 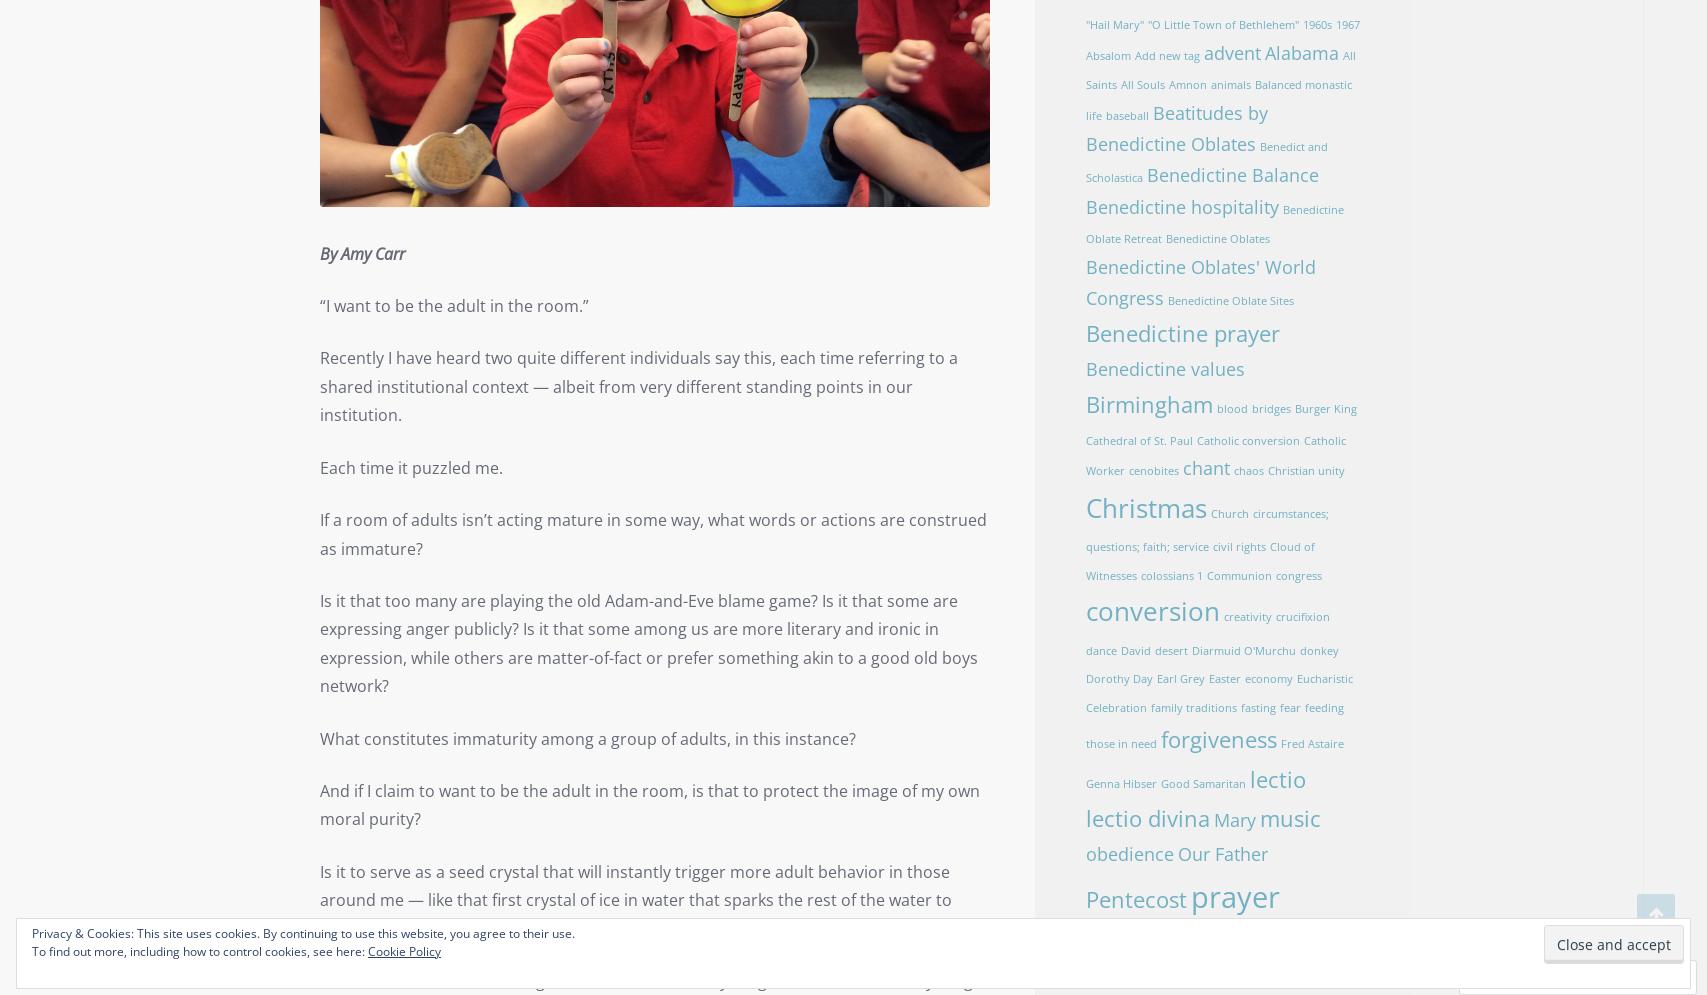 What do you see at coordinates (1317, 650) in the screenshot?
I see `'donkey'` at bounding box center [1317, 650].